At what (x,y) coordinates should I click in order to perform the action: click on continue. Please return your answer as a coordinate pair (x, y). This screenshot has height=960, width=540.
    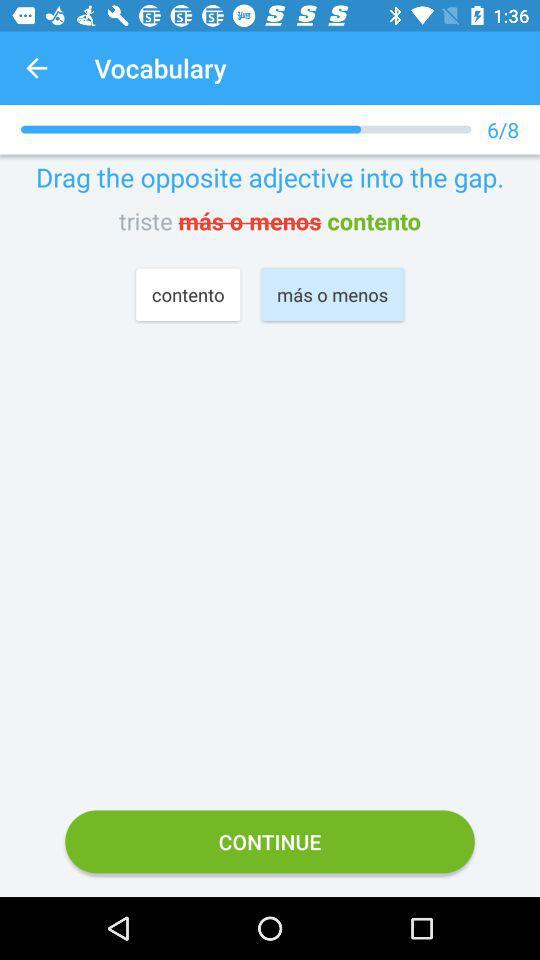
    Looking at the image, I should click on (270, 840).